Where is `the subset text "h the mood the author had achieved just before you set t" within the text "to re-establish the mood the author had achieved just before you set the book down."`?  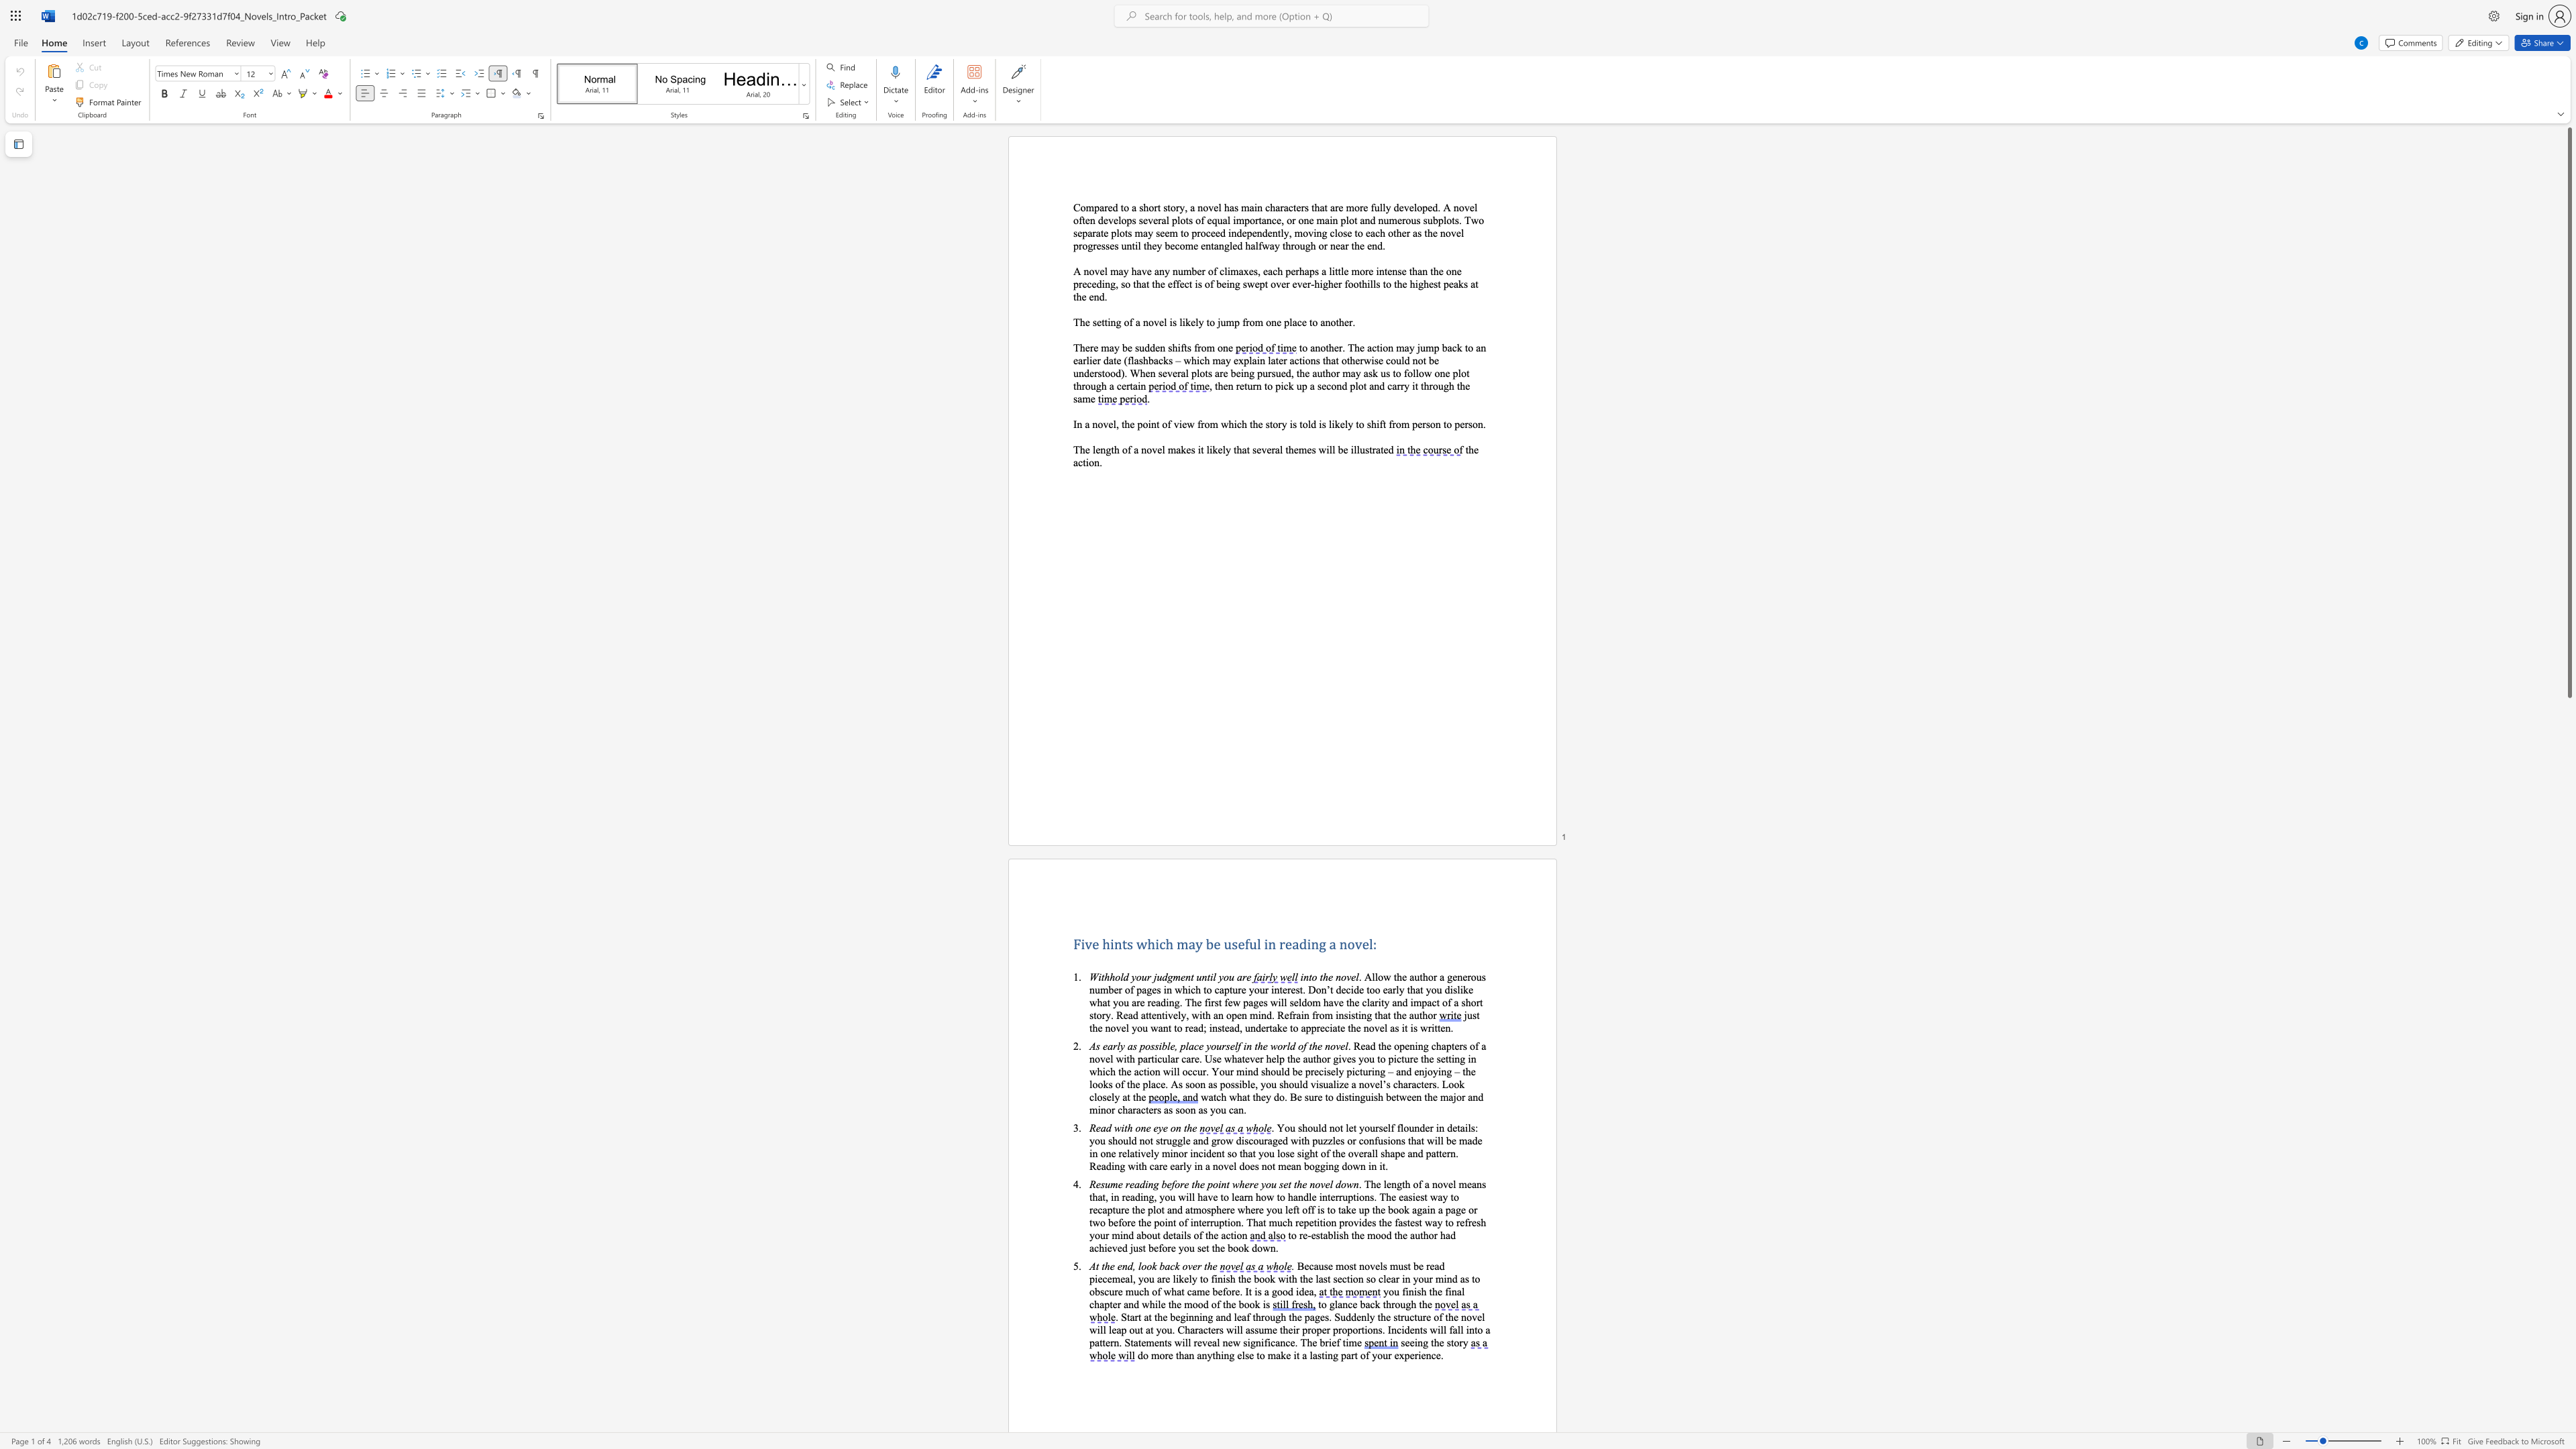 the subset text "h the mood the author had achieved just before you set t" within the text "to re-establish the mood the author had achieved just before you set the book down." is located at coordinates (1342, 1234).